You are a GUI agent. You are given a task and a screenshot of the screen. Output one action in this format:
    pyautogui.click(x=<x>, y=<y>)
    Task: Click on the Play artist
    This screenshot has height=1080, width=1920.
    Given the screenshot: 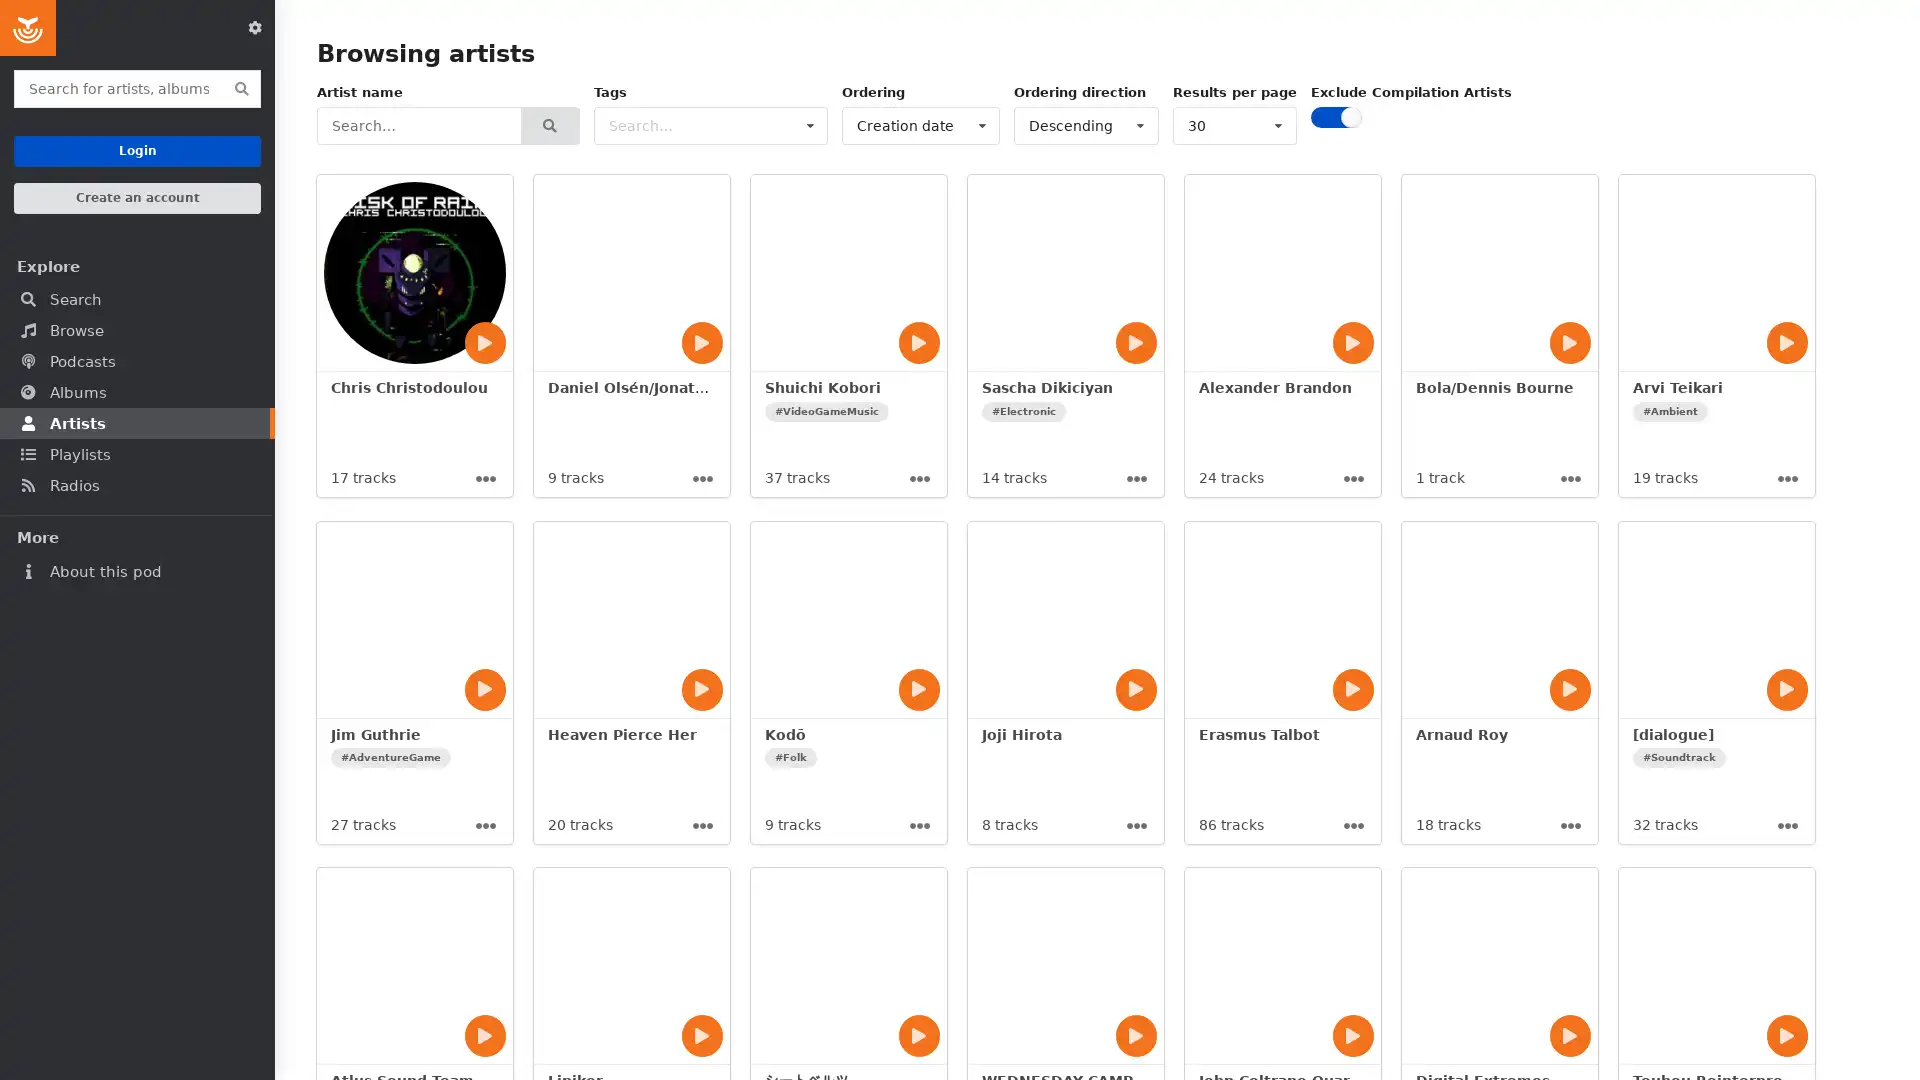 What is the action you would take?
    pyautogui.click(x=484, y=688)
    